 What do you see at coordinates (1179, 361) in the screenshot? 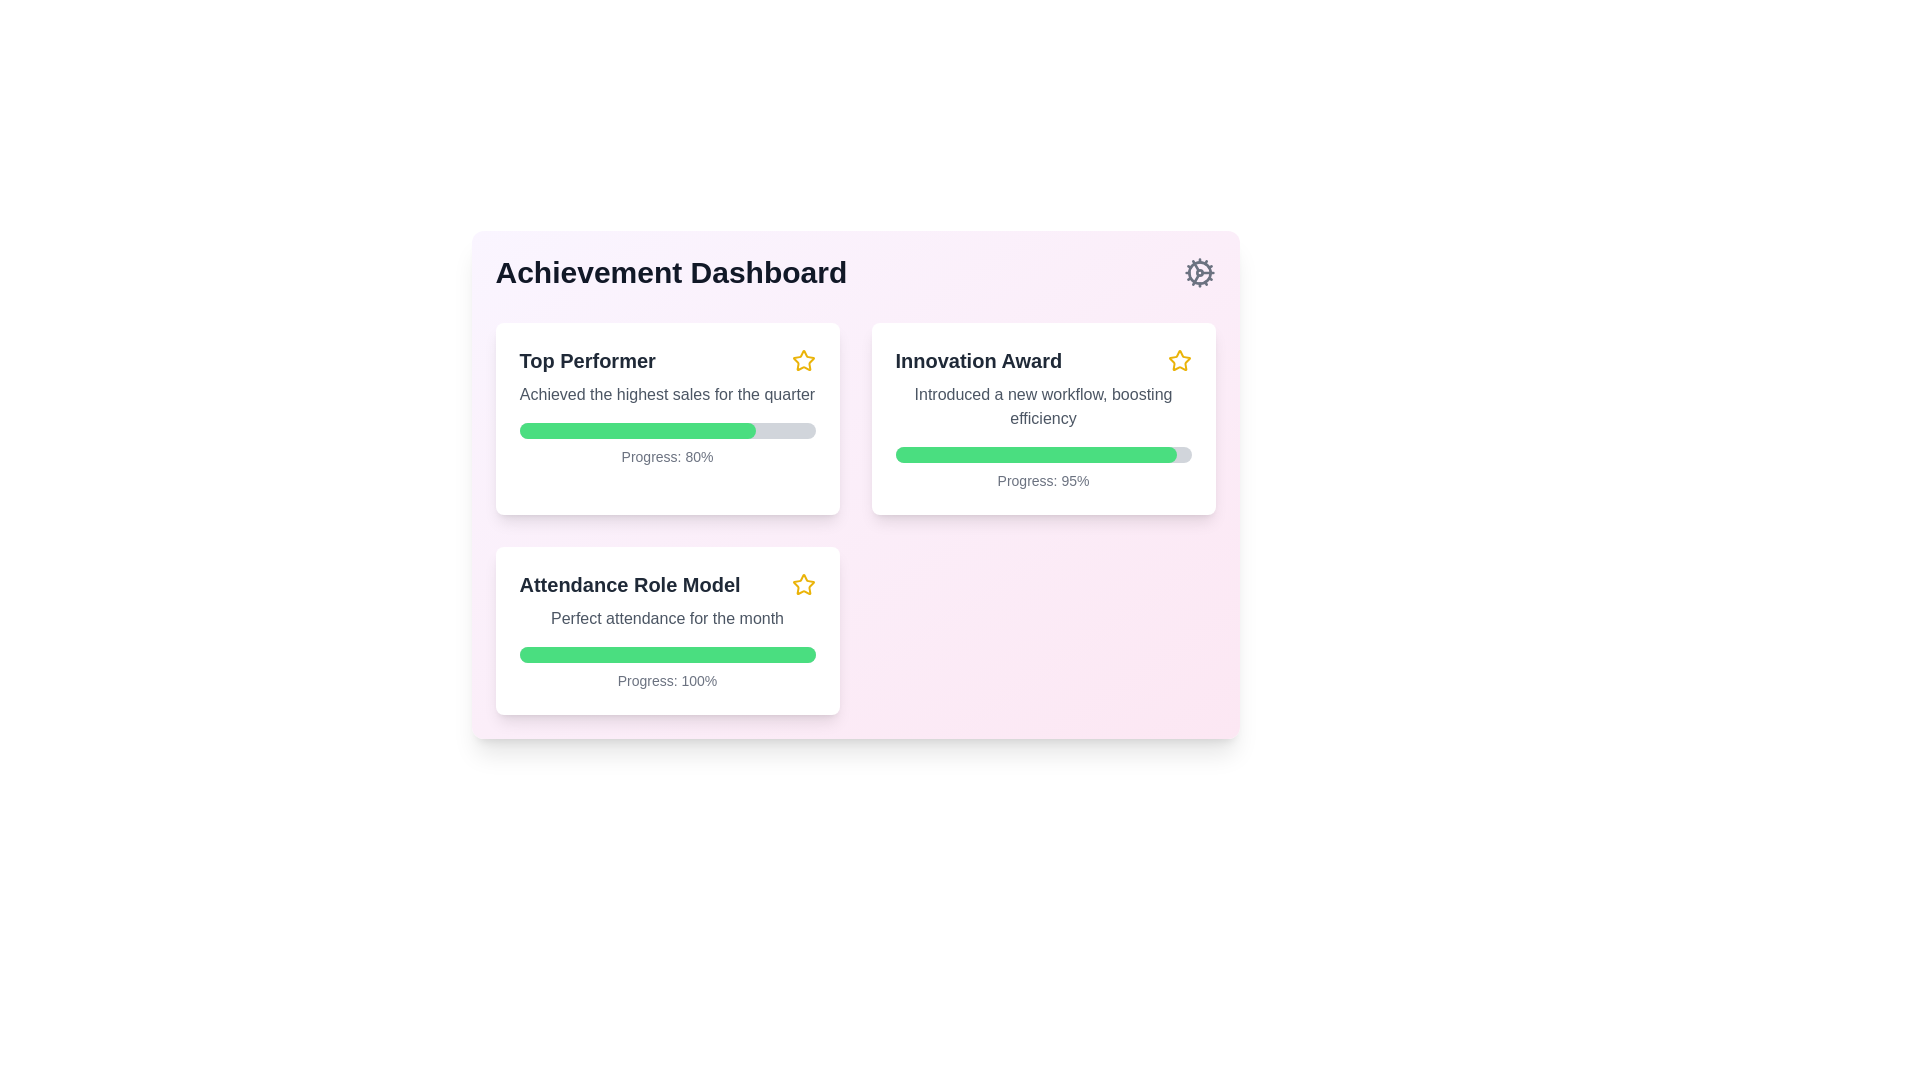
I see `the star-shaped icon` at bounding box center [1179, 361].